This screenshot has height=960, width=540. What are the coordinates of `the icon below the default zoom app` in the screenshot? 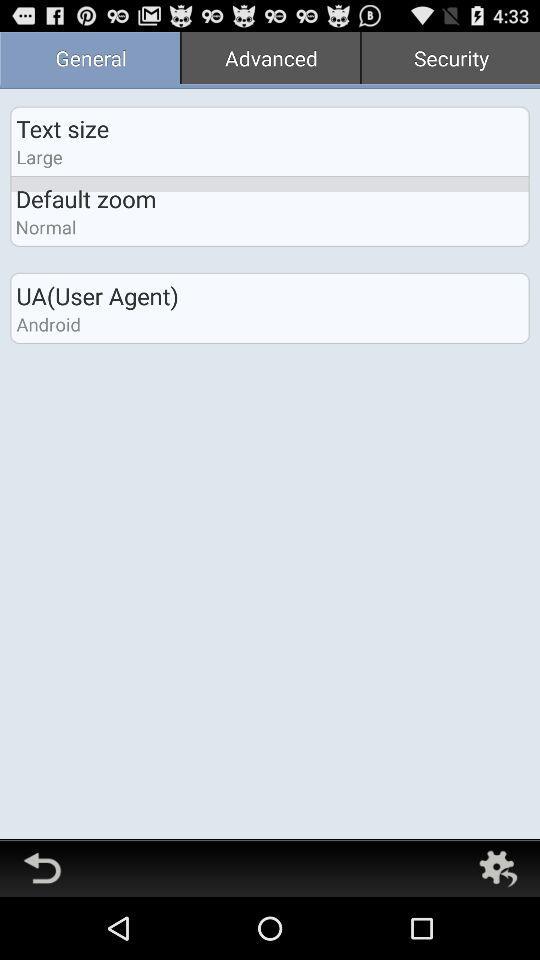 It's located at (46, 227).